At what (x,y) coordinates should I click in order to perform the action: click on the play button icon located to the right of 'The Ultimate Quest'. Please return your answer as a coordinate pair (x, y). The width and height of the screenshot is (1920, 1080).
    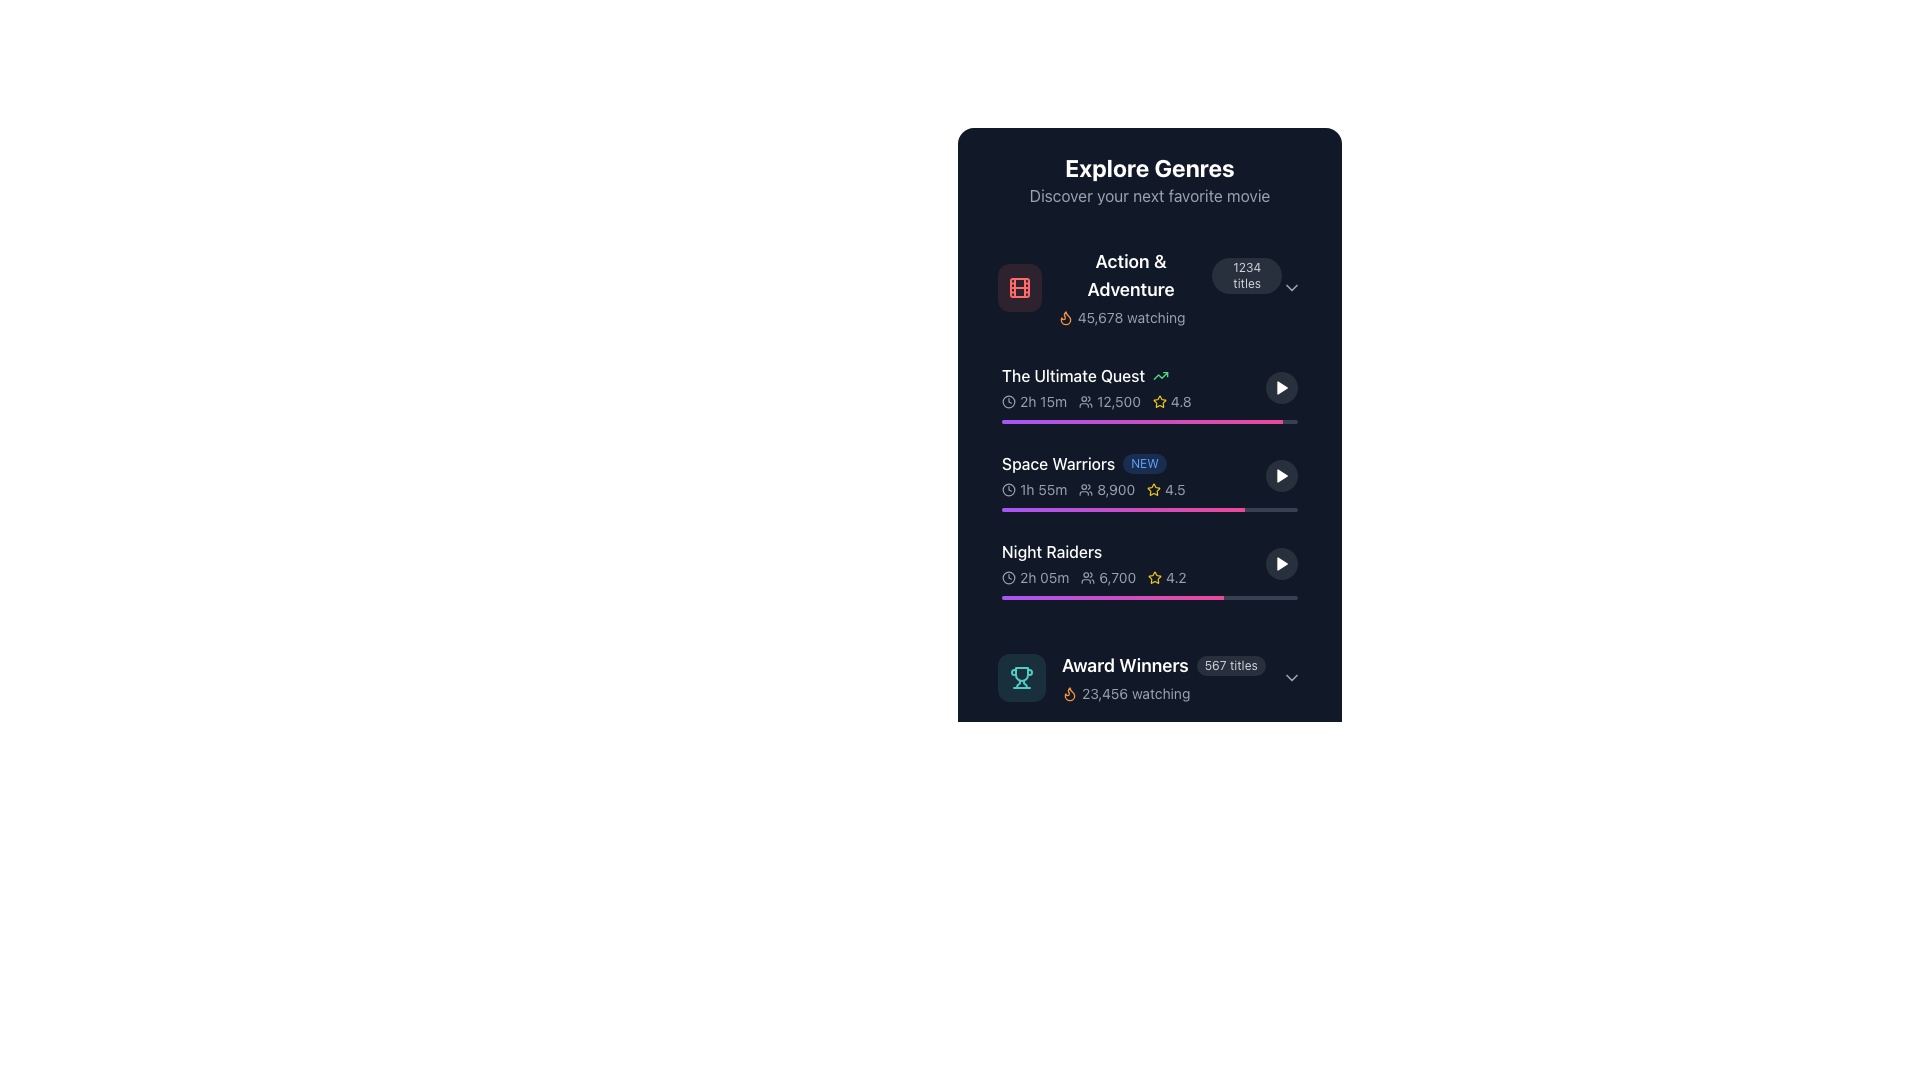
    Looking at the image, I should click on (1281, 388).